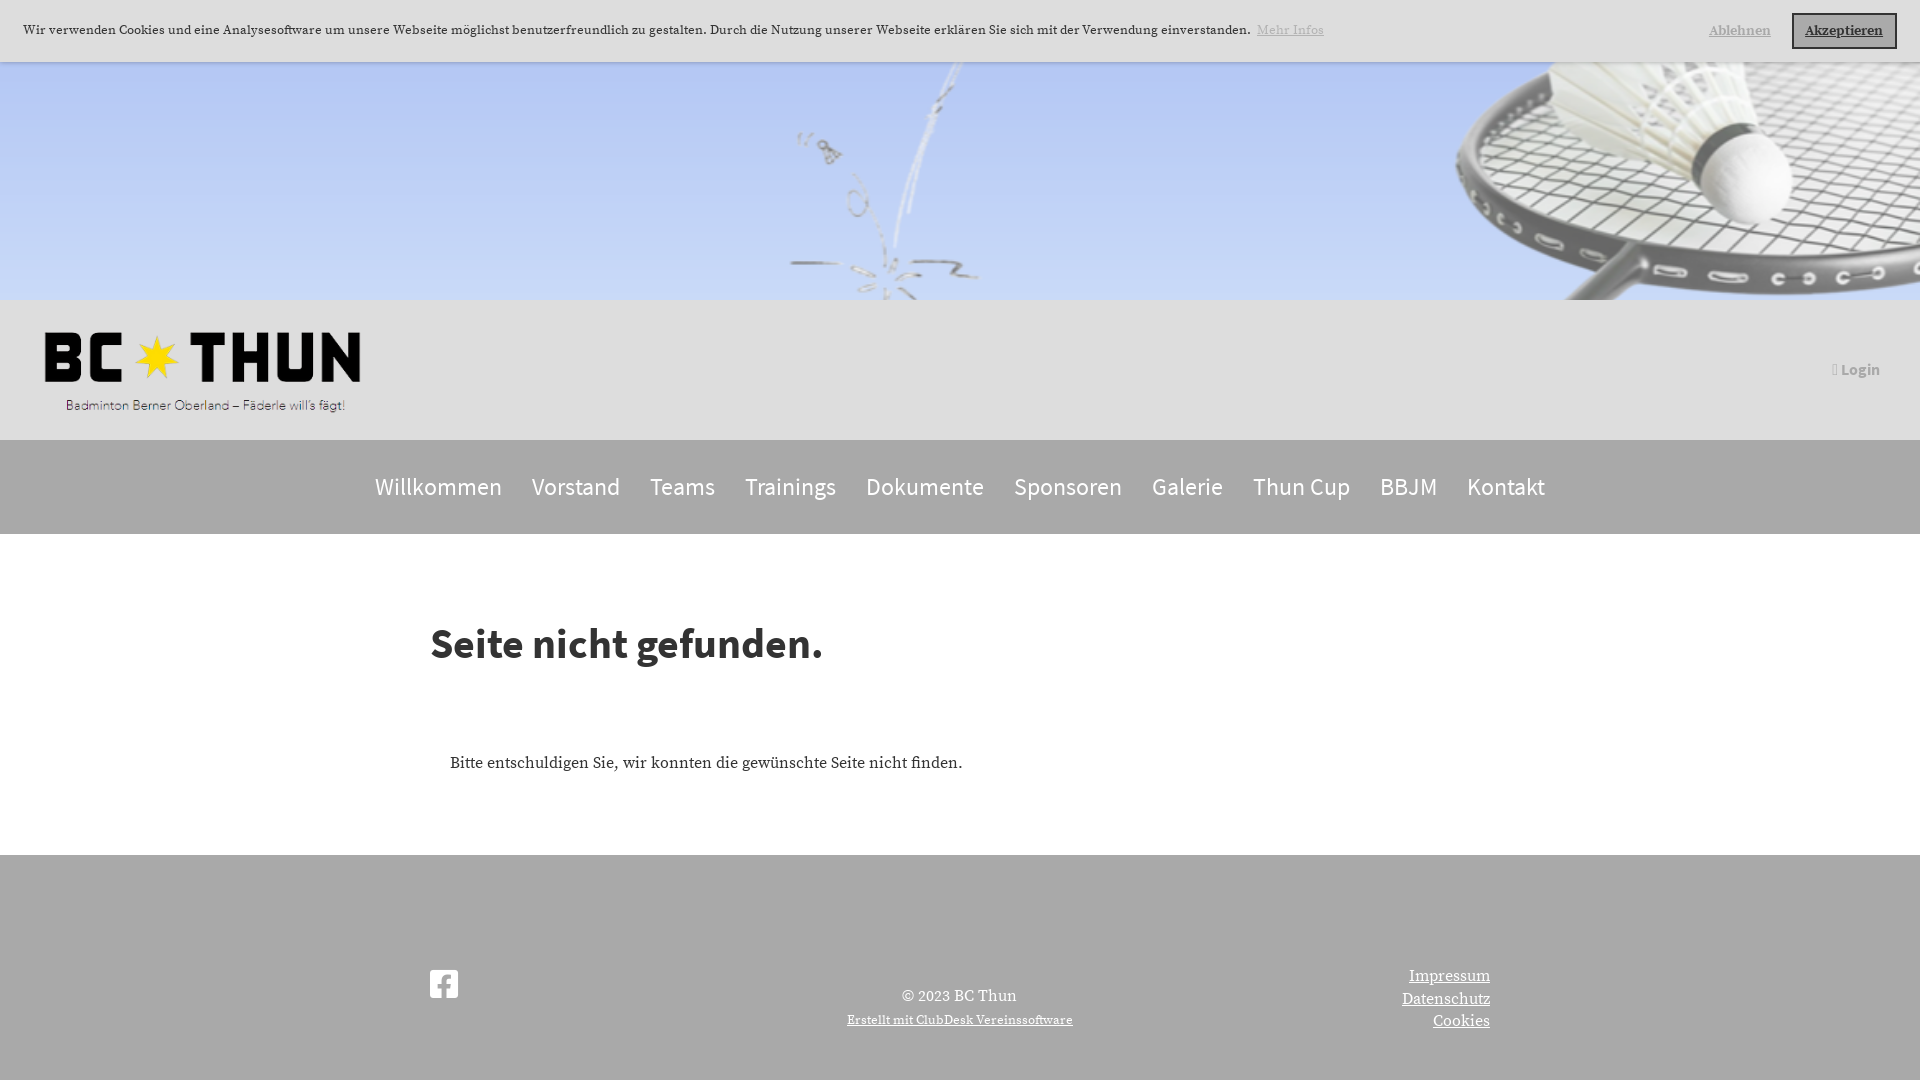  Describe the element at coordinates (1843, 30) in the screenshot. I see `'Akzeptieren'` at that location.